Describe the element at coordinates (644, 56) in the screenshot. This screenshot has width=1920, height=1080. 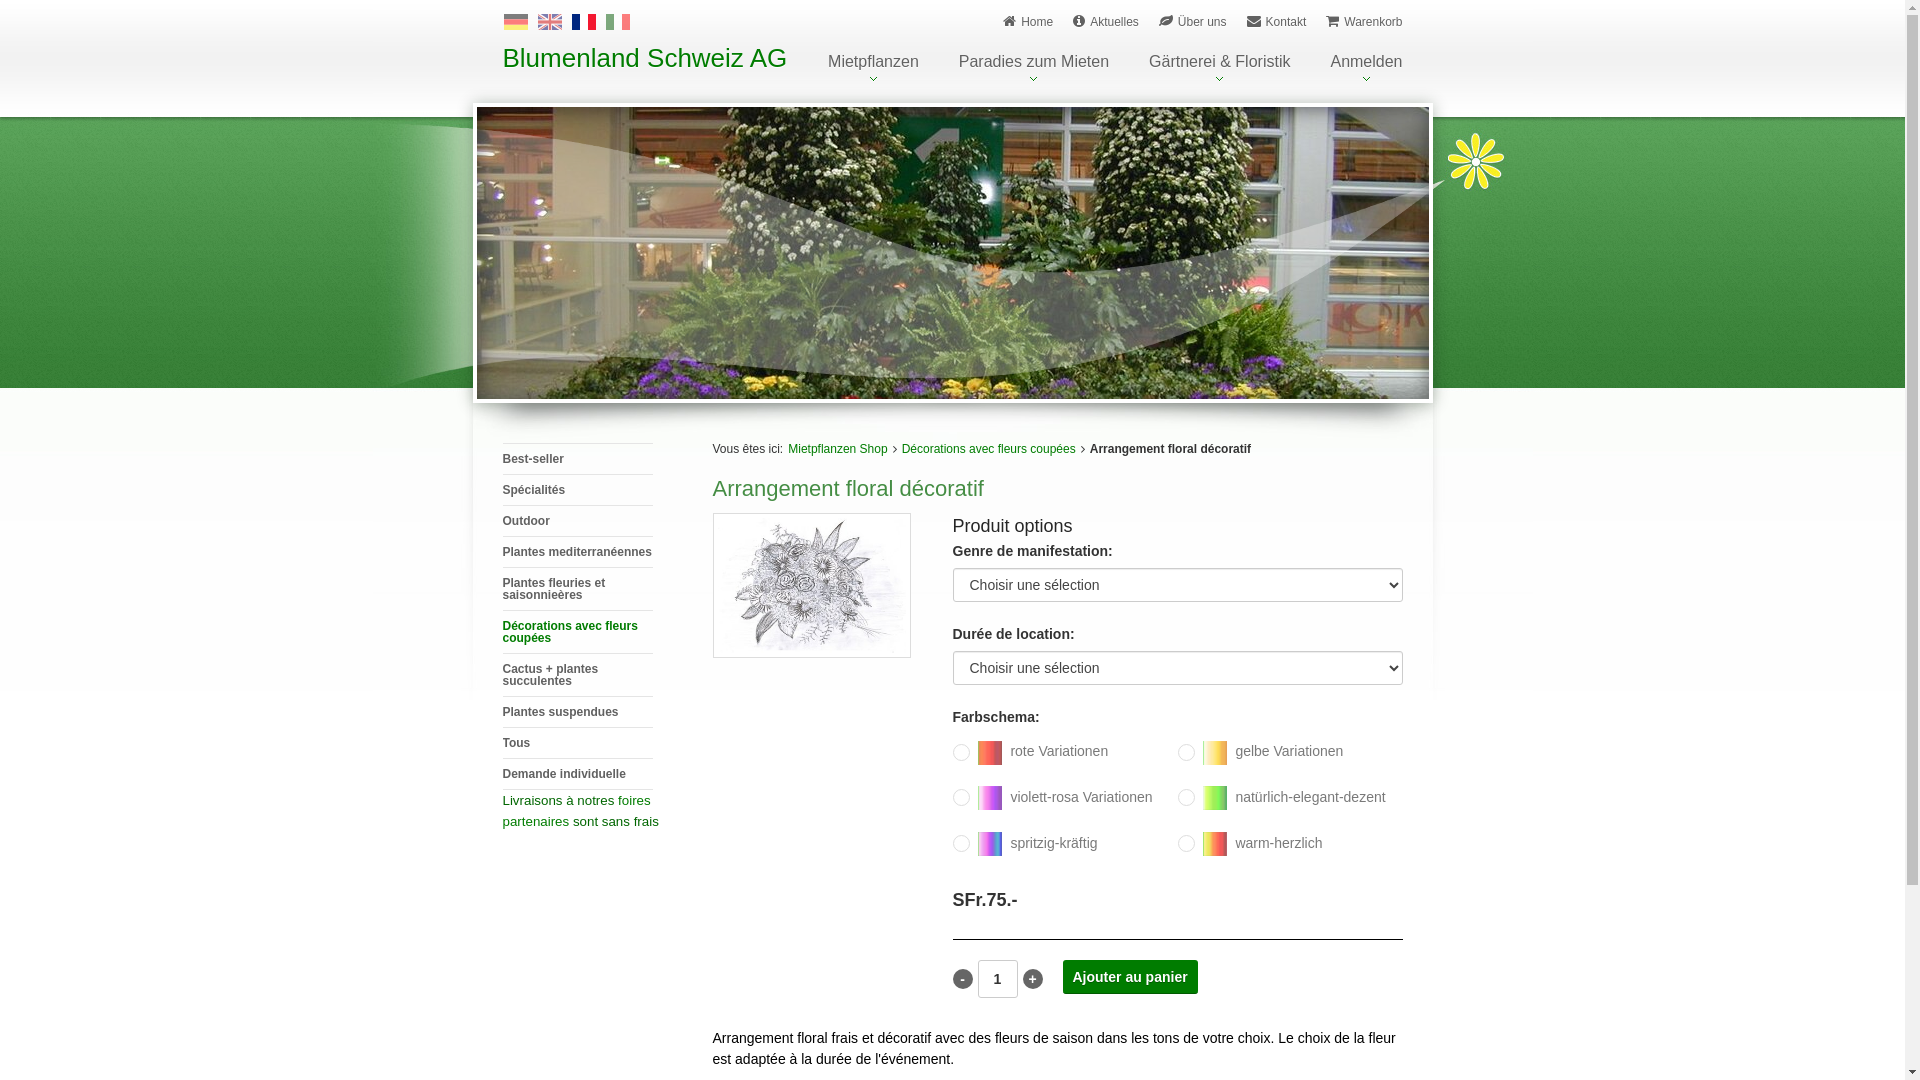
I see `'Blumenland Schweiz AG'` at that location.